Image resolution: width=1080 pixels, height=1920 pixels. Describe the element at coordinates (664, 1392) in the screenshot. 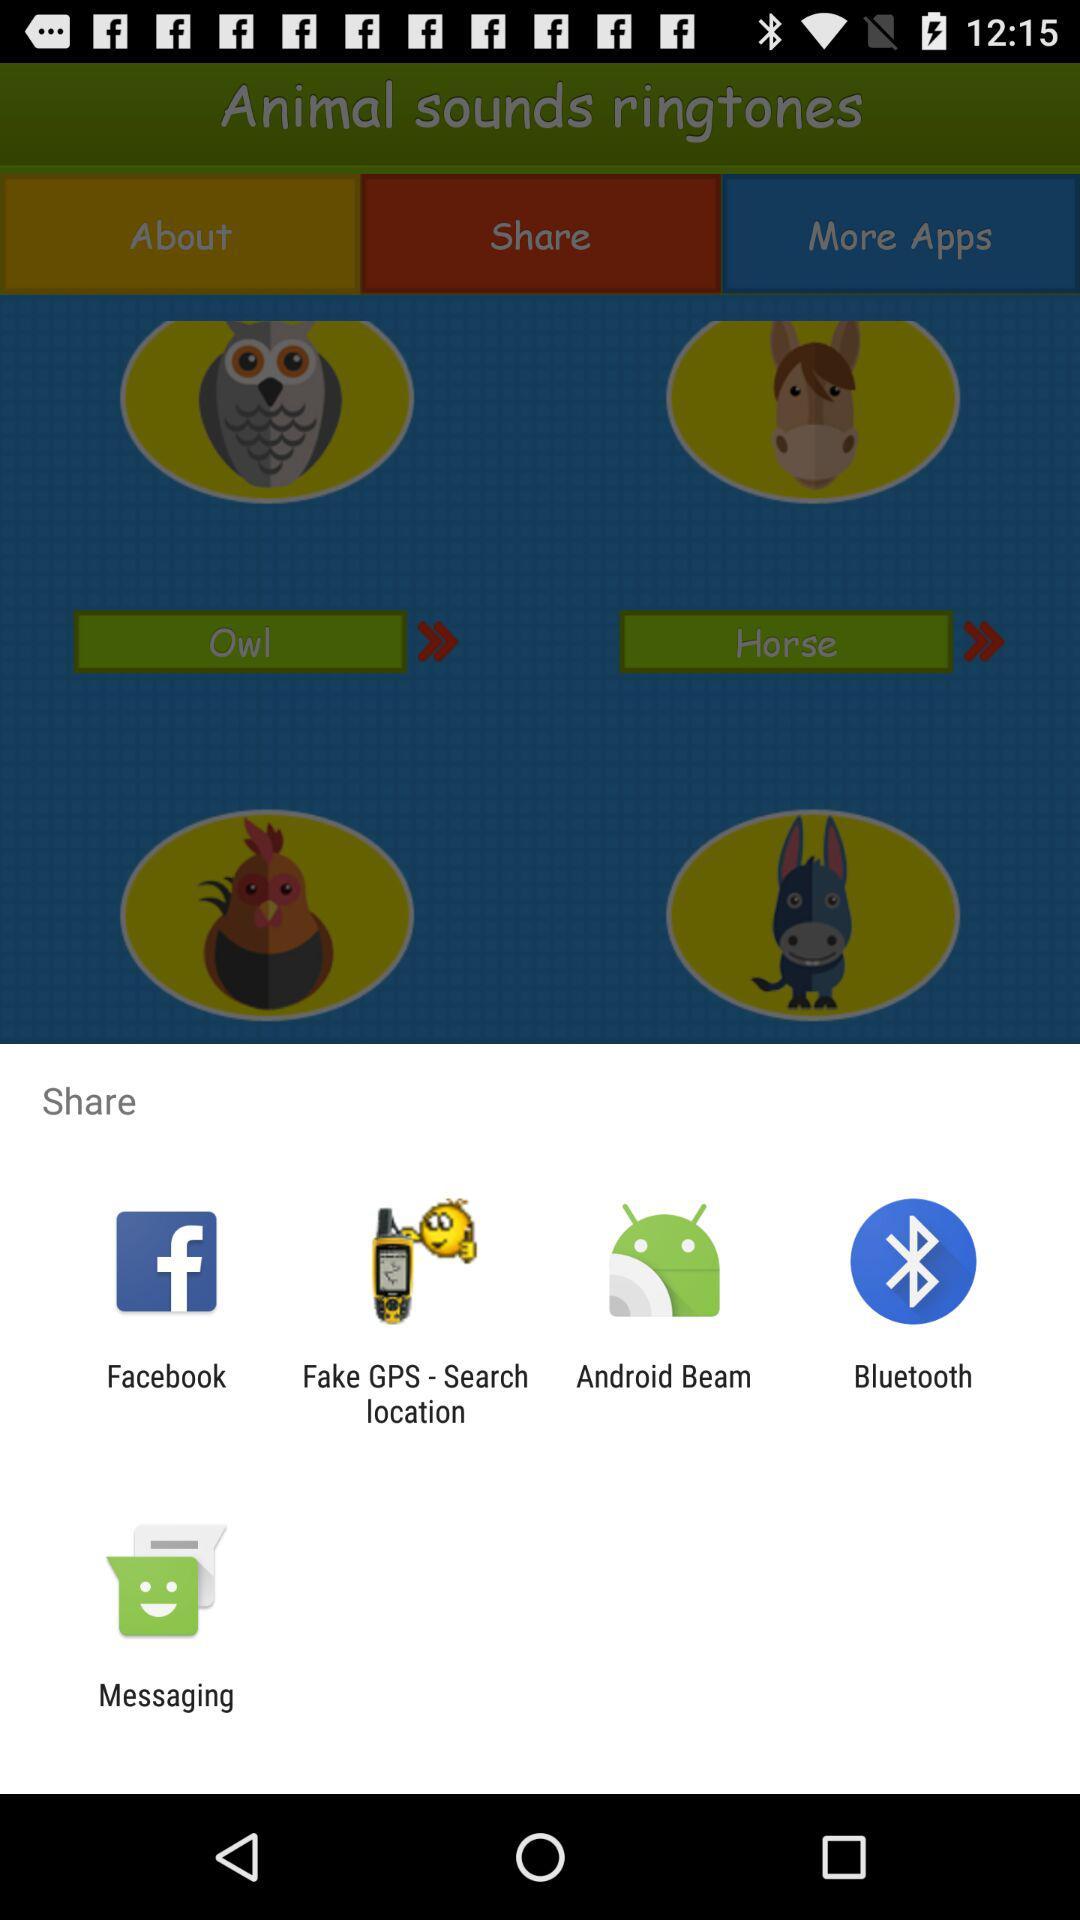

I see `the icon next to bluetooth icon` at that location.